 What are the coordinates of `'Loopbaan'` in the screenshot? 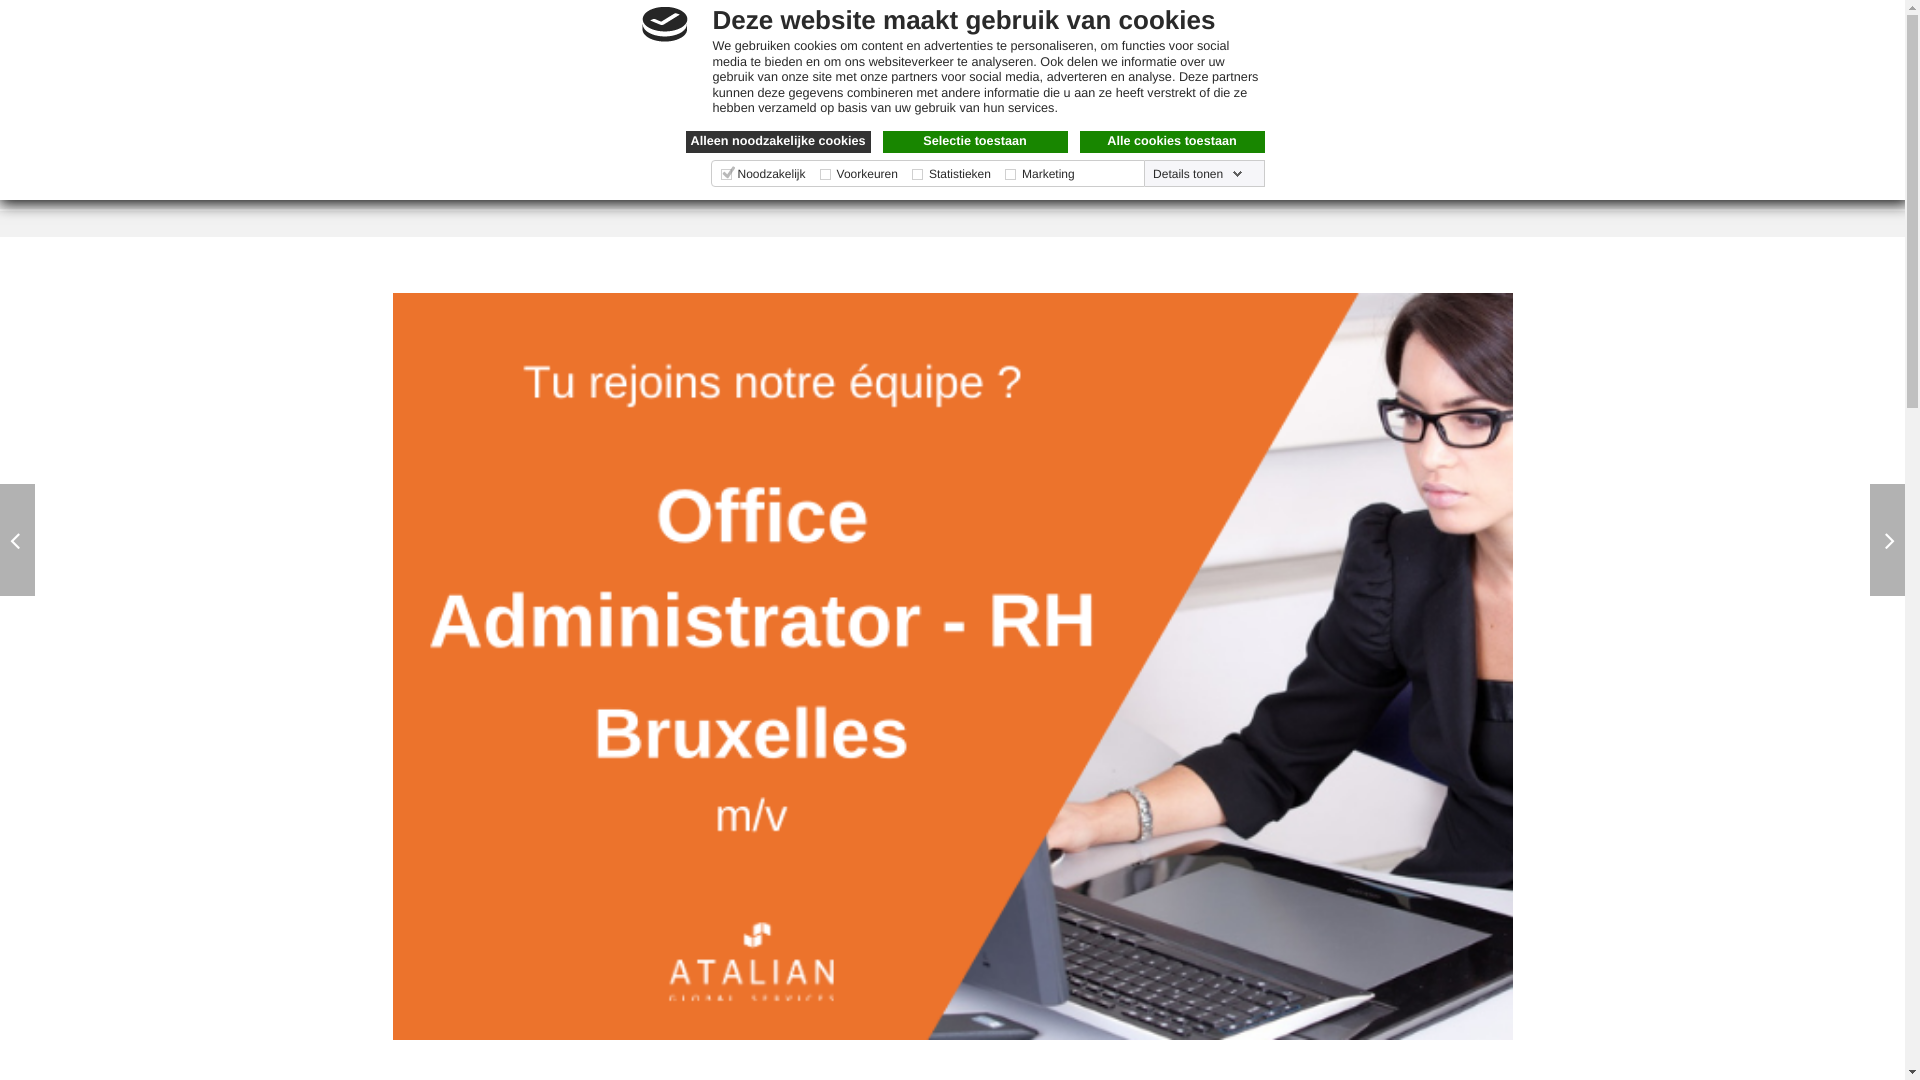 It's located at (1171, 72).